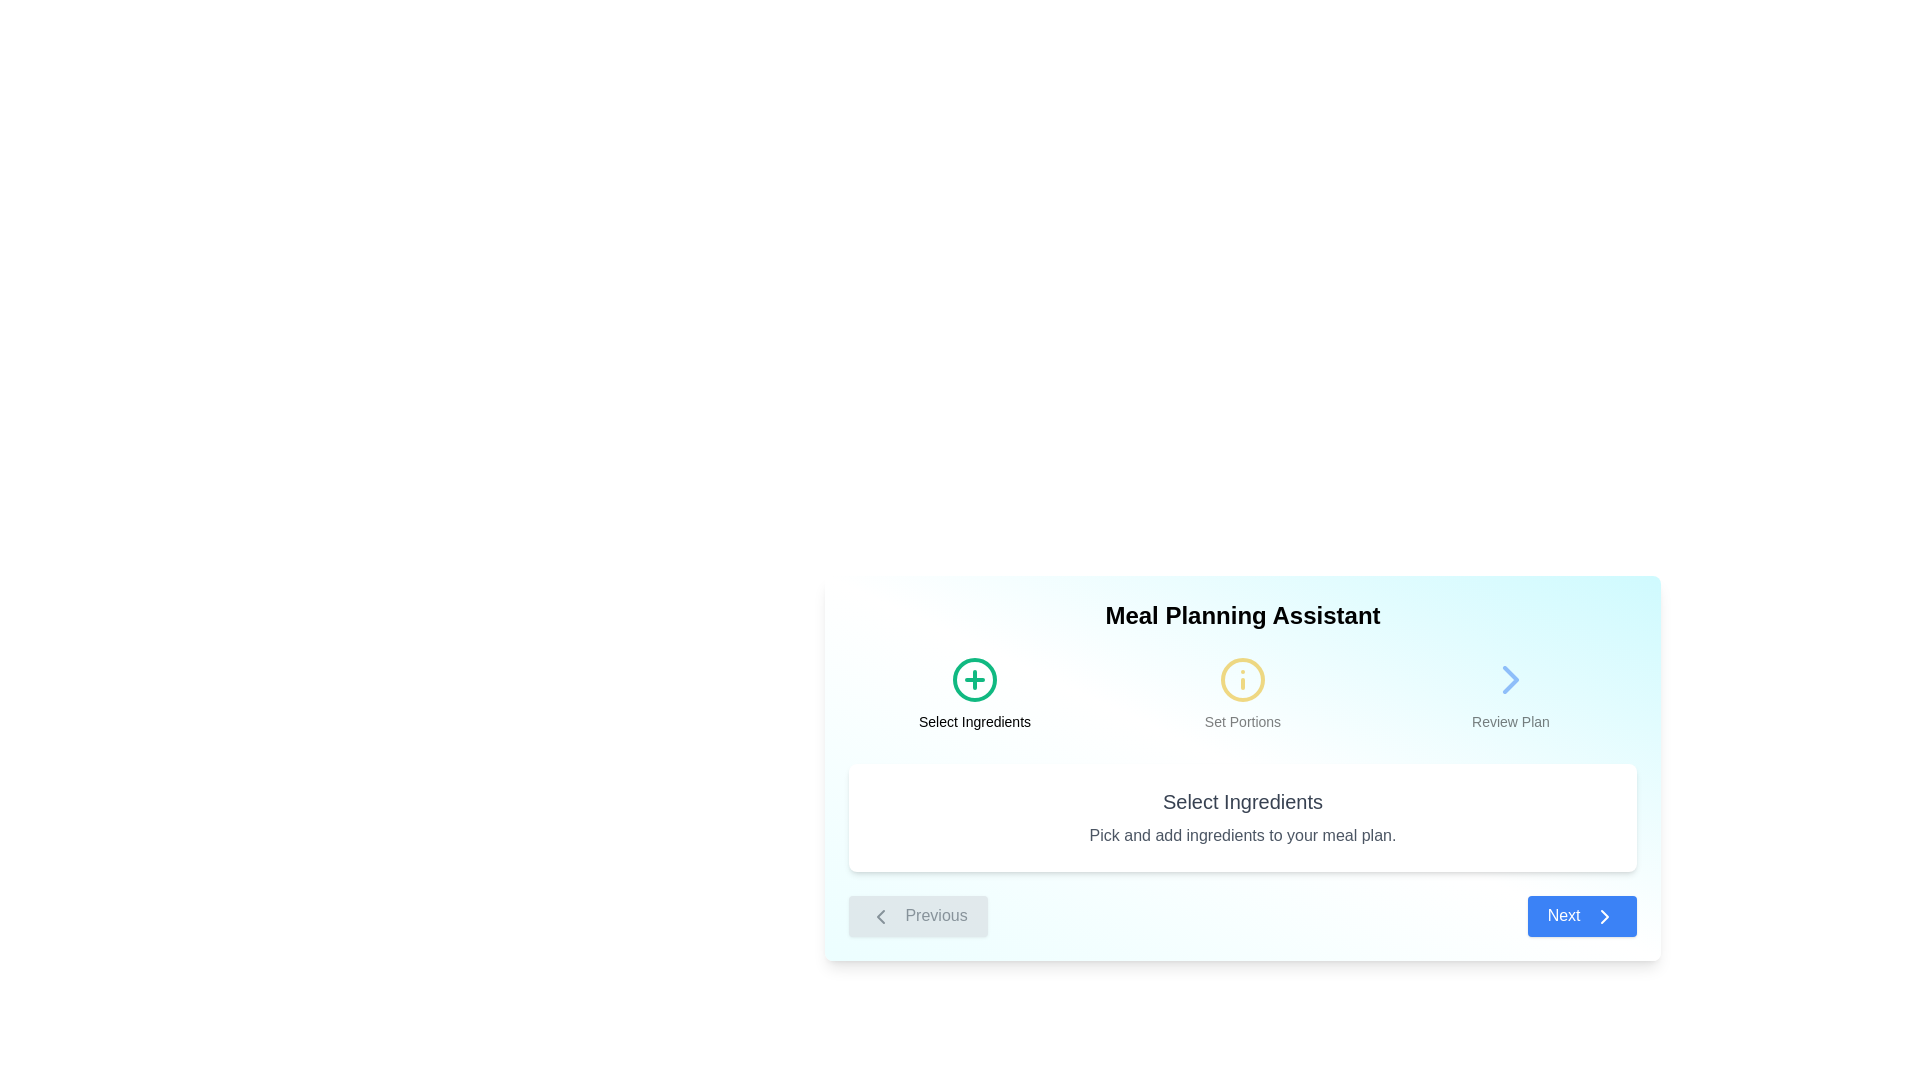  What do you see at coordinates (1604, 915) in the screenshot?
I see `the Icon indicating the action associated with the 'Next' button, which suggests forward navigation and is positioned at the far-right of the blue 'Next' button` at bounding box center [1604, 915].